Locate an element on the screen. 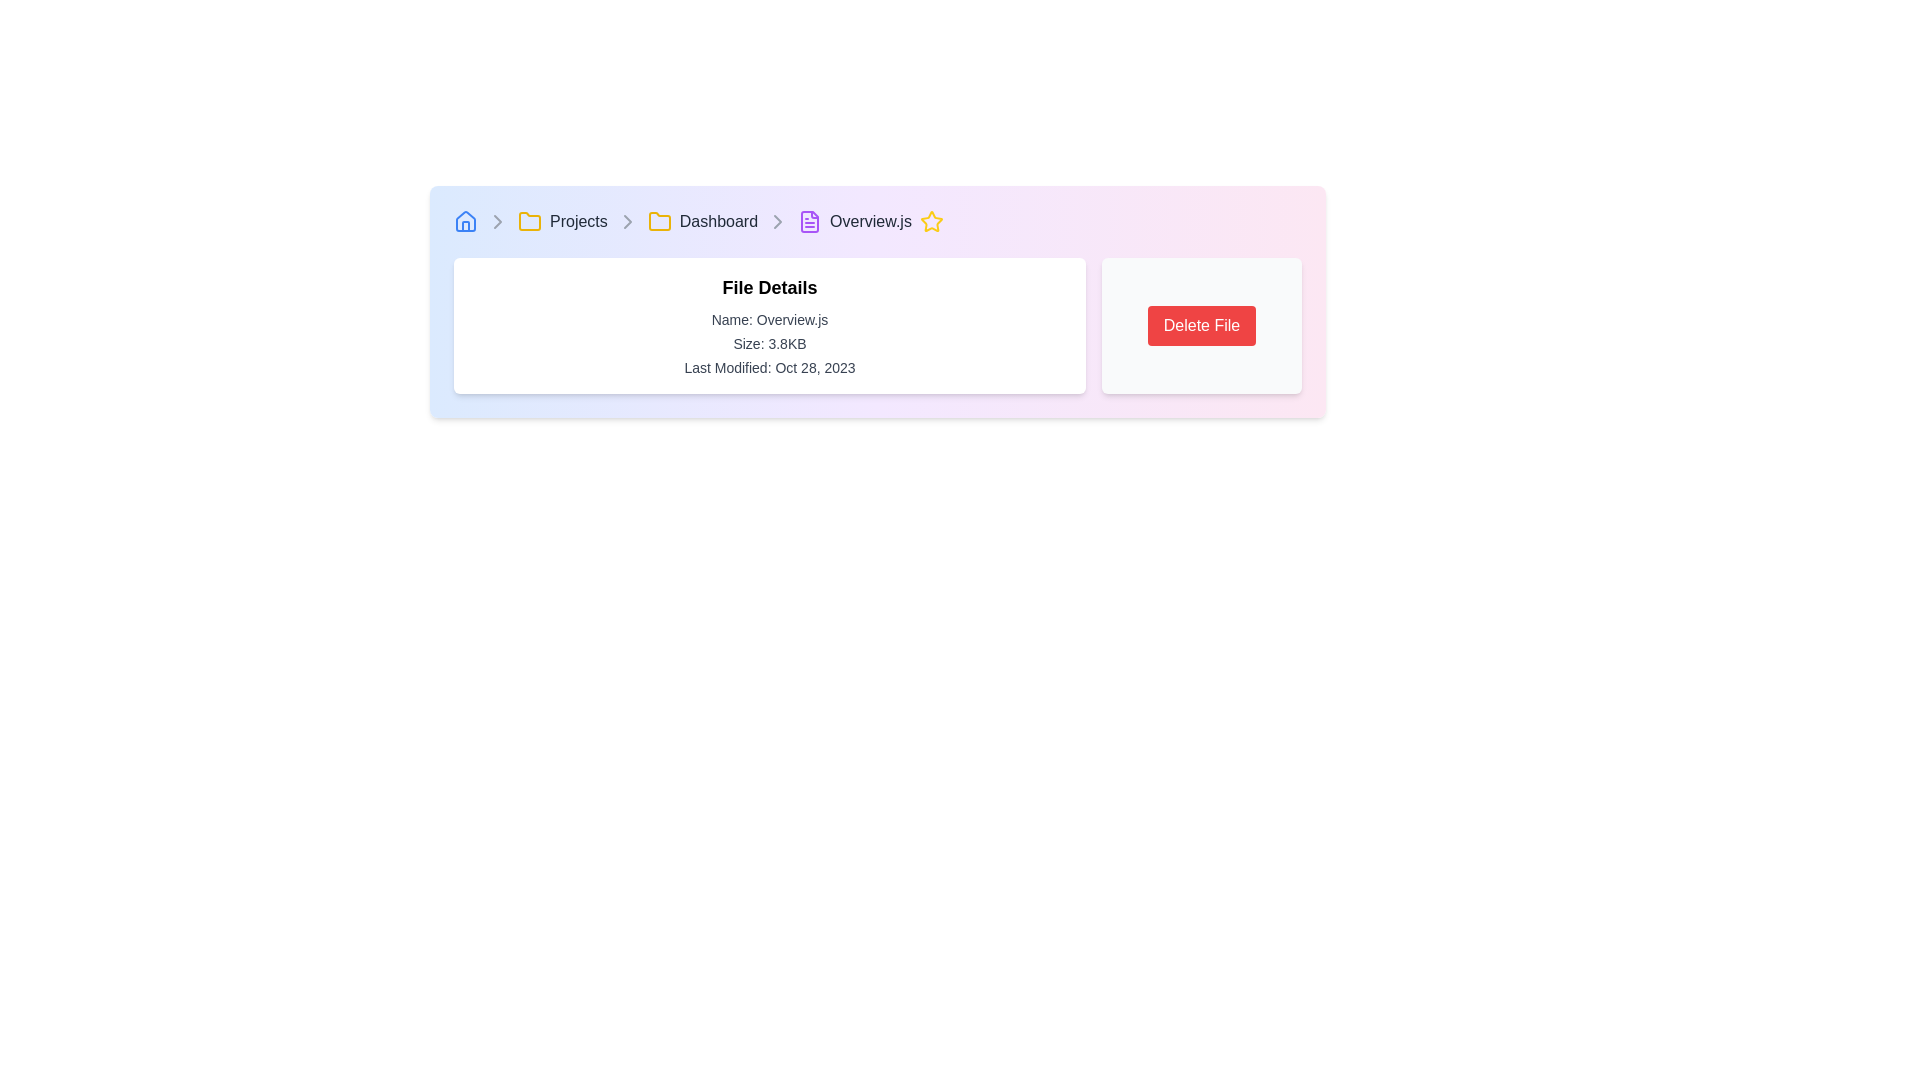 The image size is (1920, 1080). the breadcrumb navigation item displaying the text 'ProjectsDashboardOverview.js', which is the last item in the breadcrumb navigation bar with a gray font color is located at coordinates (878, 222).